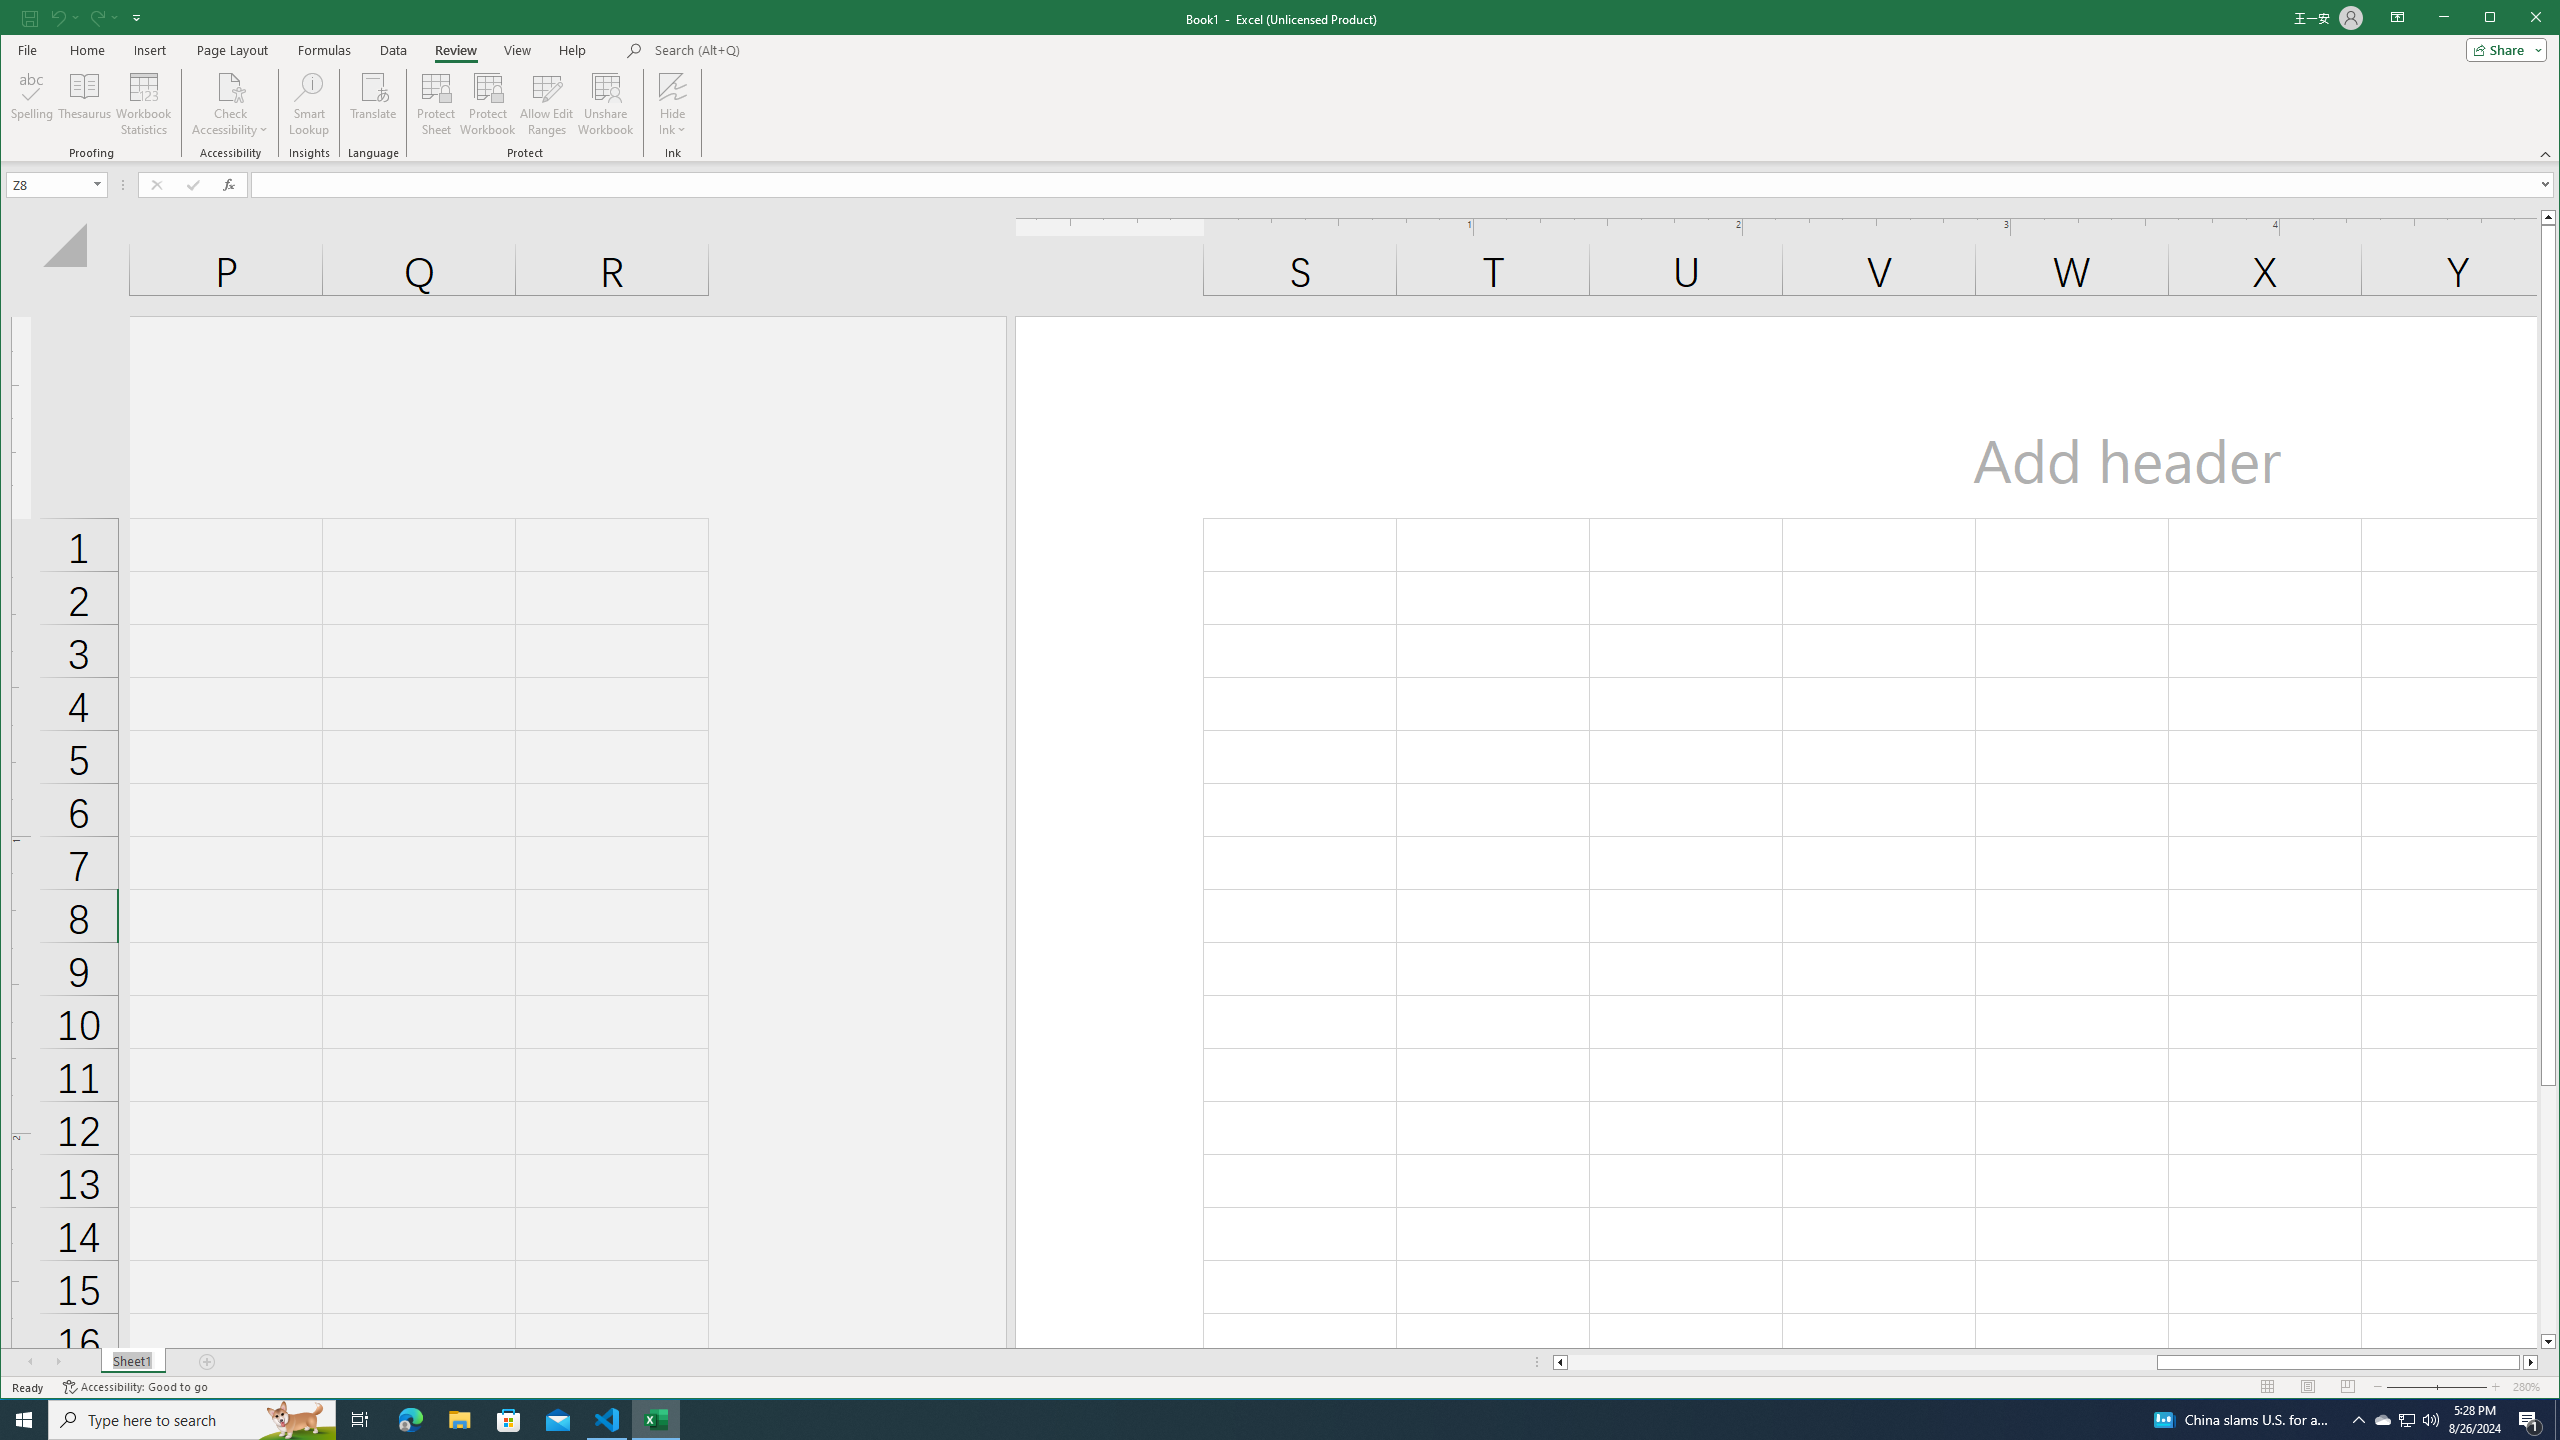 The image size is (2560, 1440). Describe the element at coordinates (2405, 1418) in the screenshot. I see `'User Promoted Notification Area'` at that location.